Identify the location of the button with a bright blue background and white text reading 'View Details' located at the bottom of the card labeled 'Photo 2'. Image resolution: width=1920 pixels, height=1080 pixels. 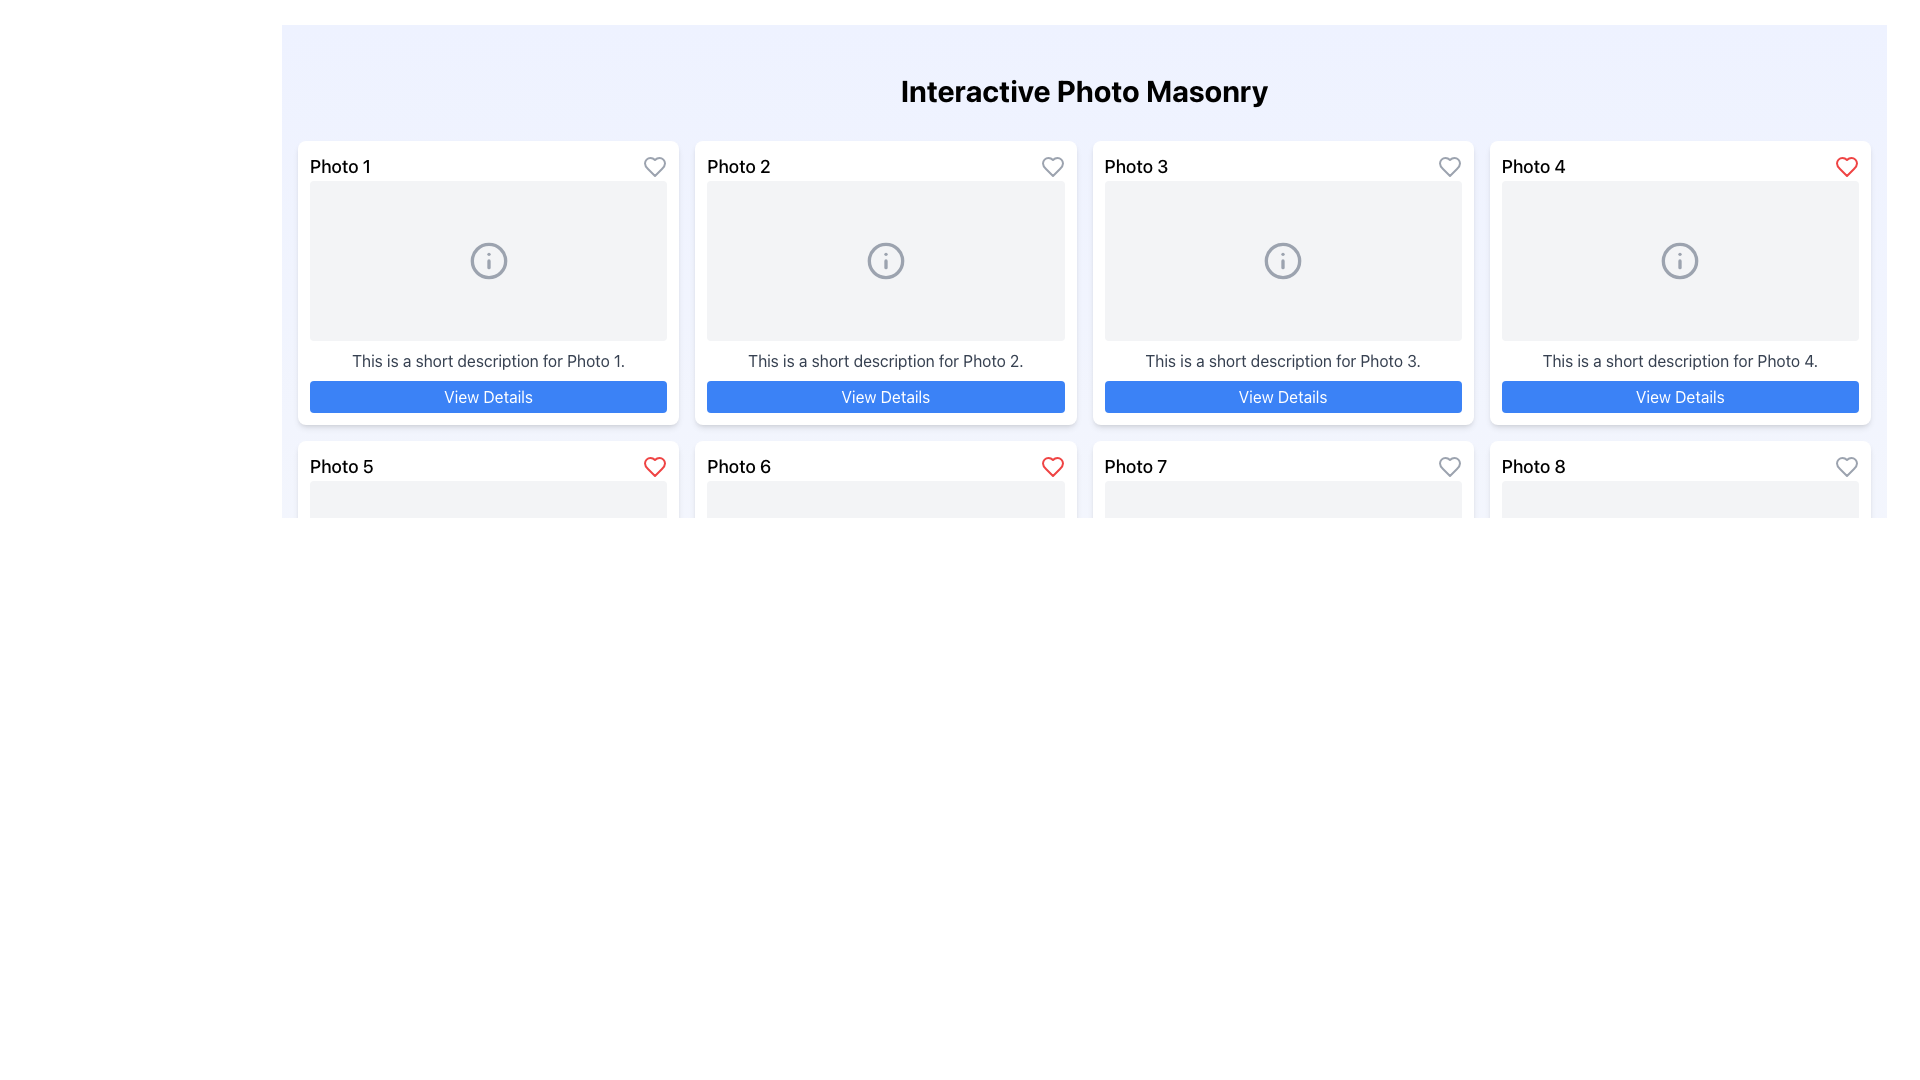
(884, 397).